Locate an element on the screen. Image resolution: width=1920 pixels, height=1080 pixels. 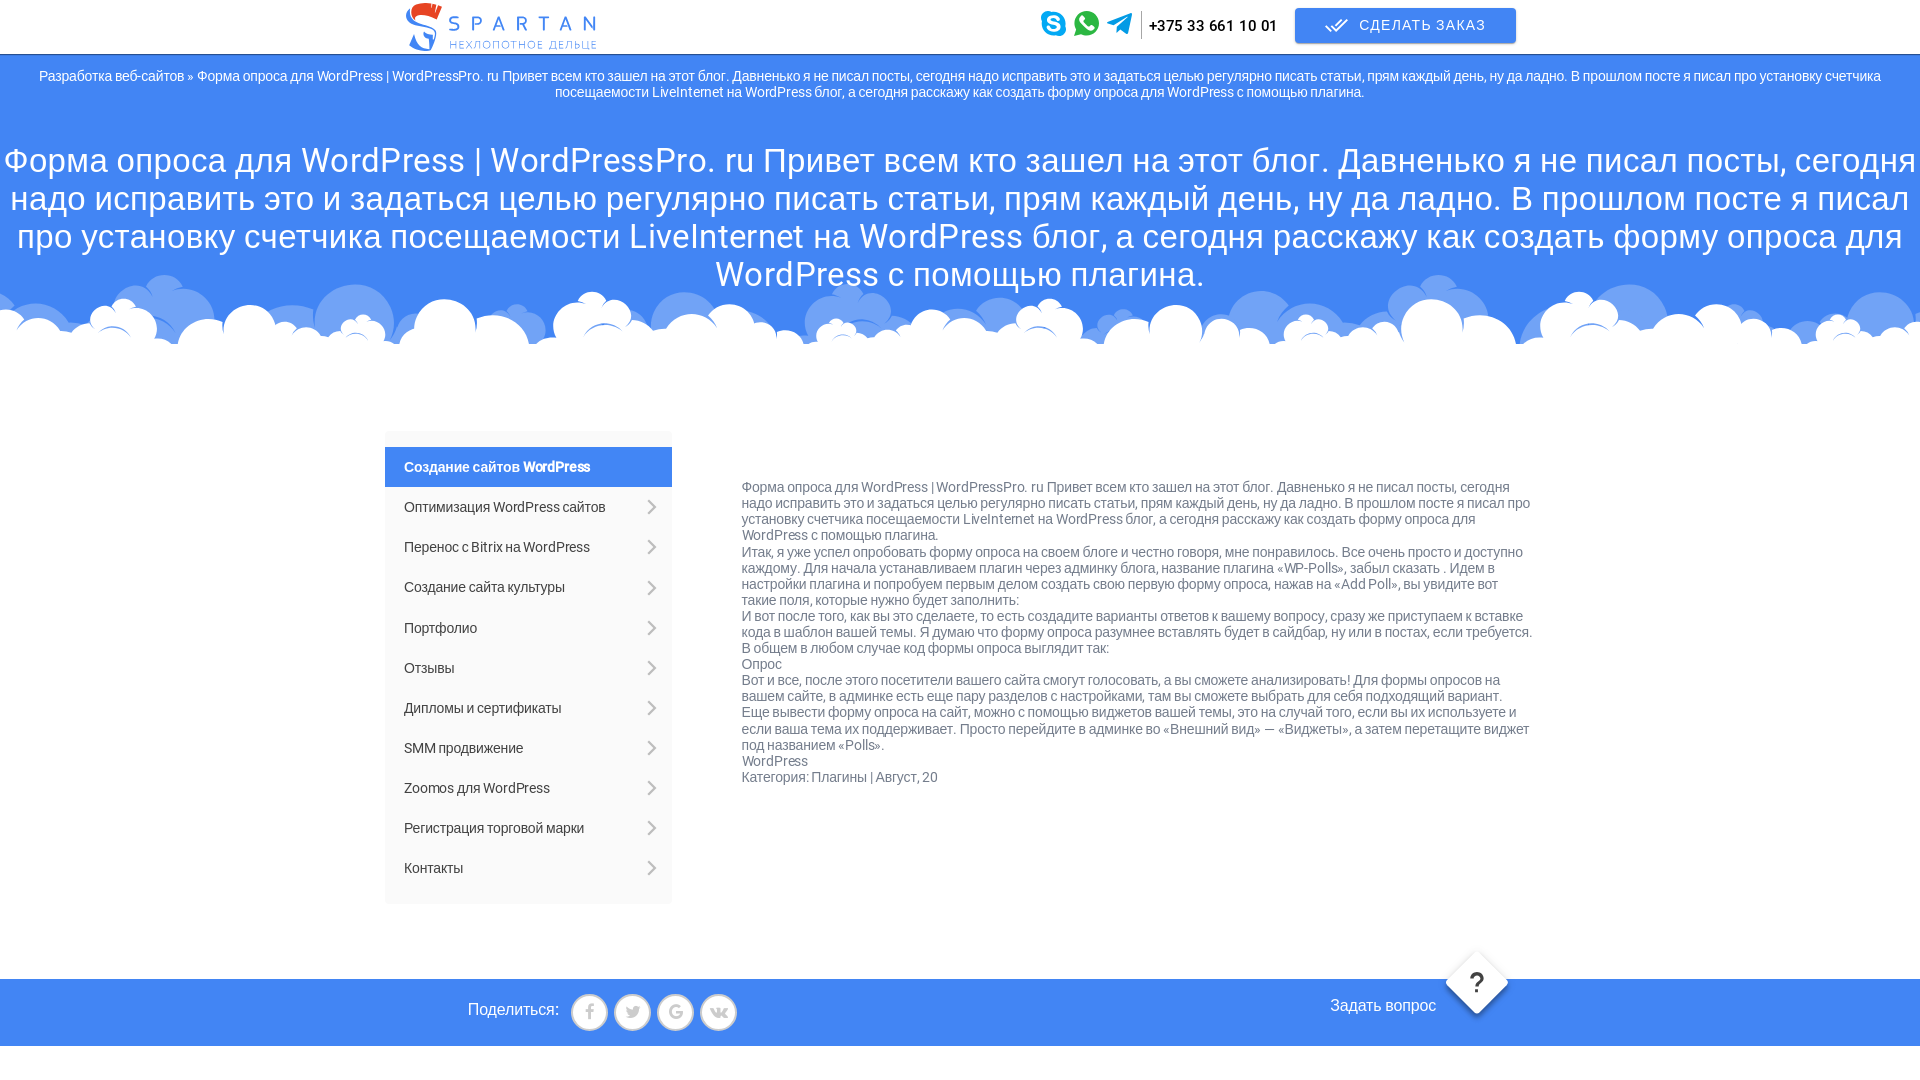
'+375 33 661 10 01' is located at coordinates (1212, 26).